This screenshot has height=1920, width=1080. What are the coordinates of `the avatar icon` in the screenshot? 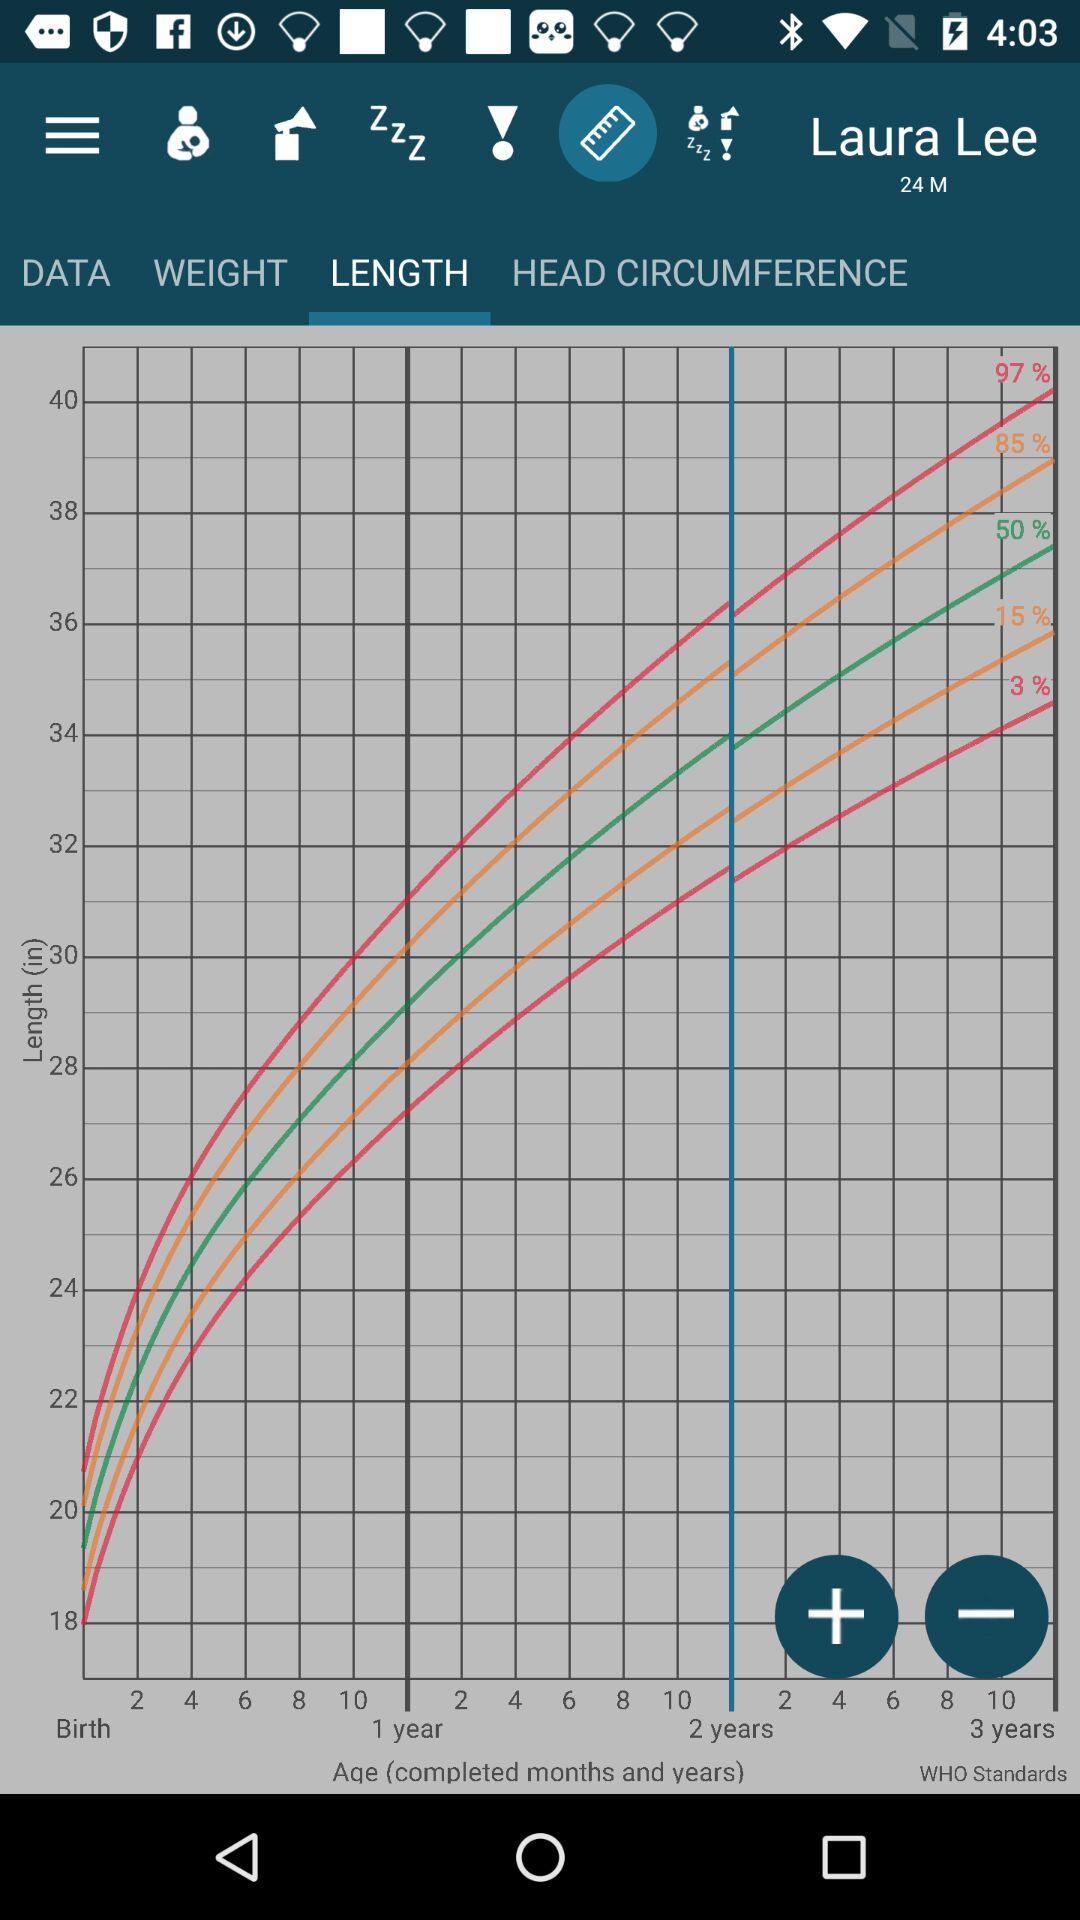 It's located at (187, 131).